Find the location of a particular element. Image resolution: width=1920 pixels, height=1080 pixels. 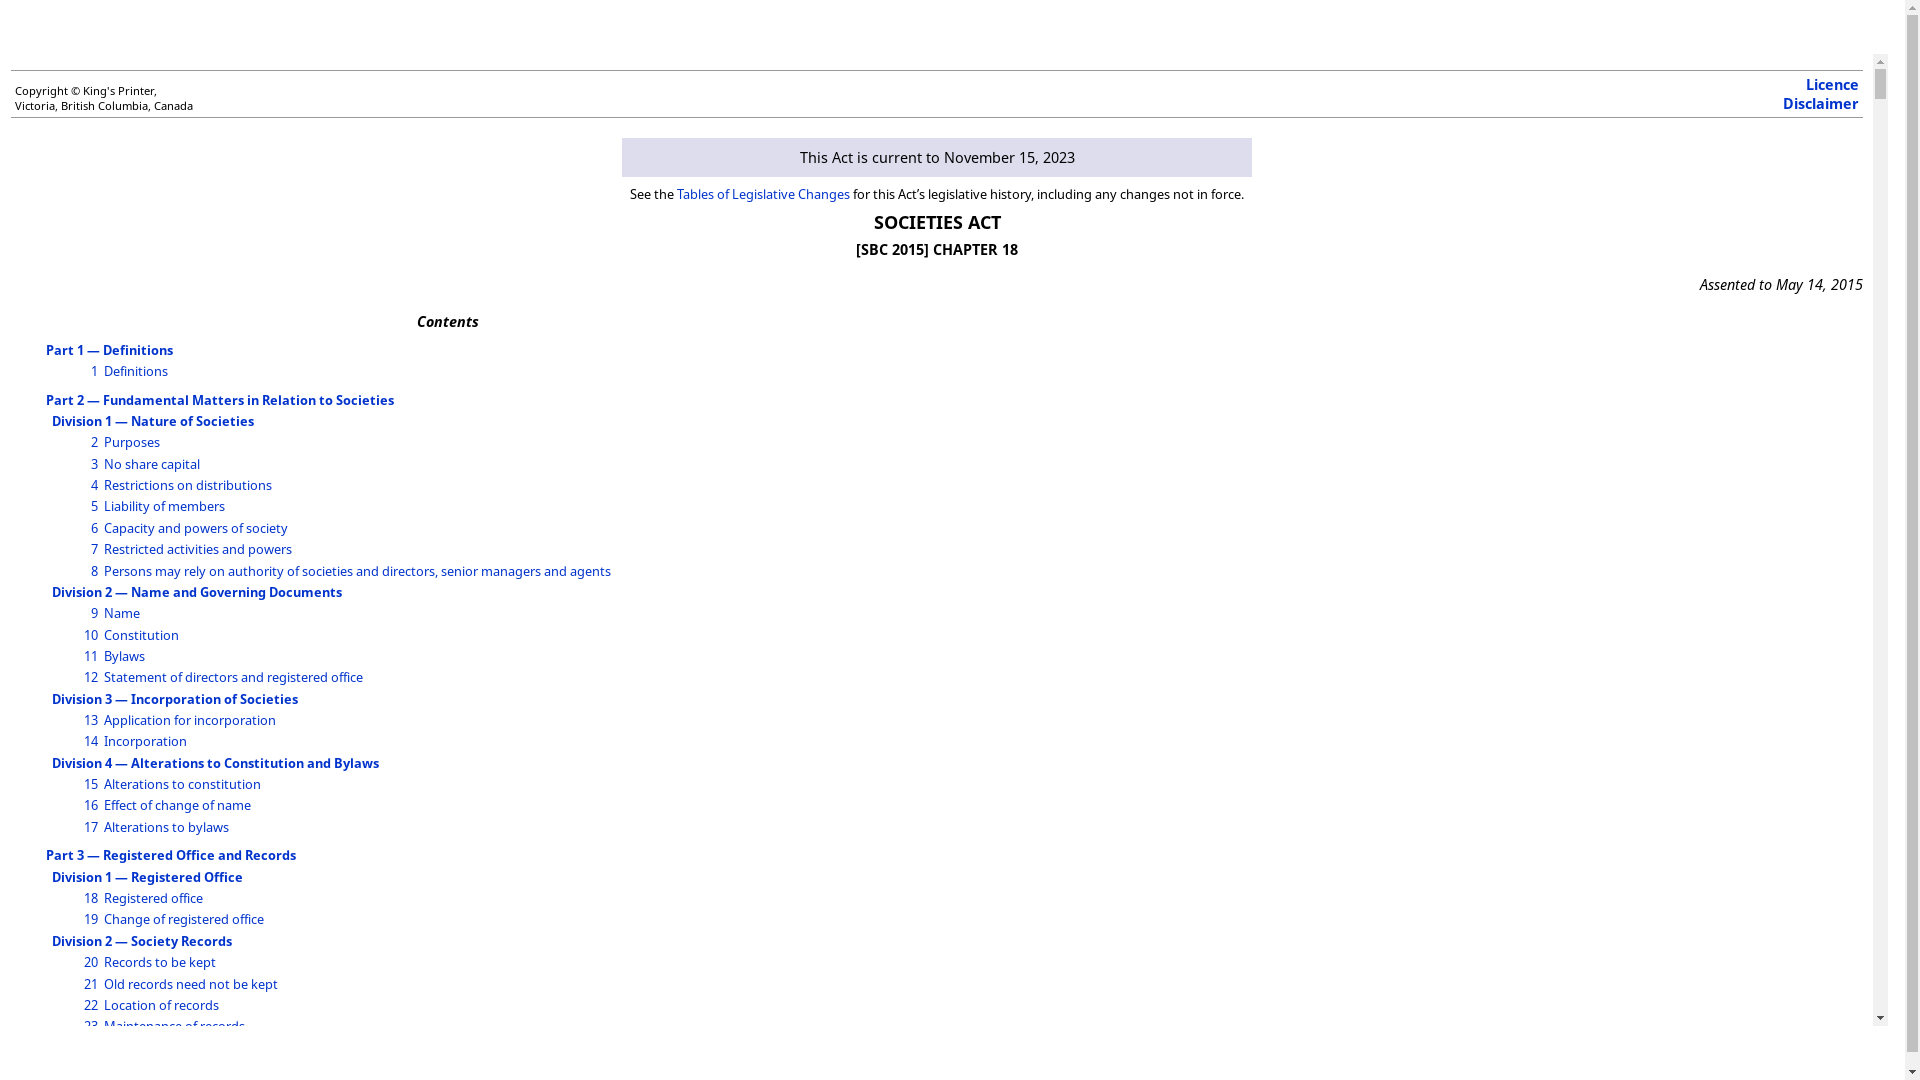

'7' is located at coordinates (93, 548).